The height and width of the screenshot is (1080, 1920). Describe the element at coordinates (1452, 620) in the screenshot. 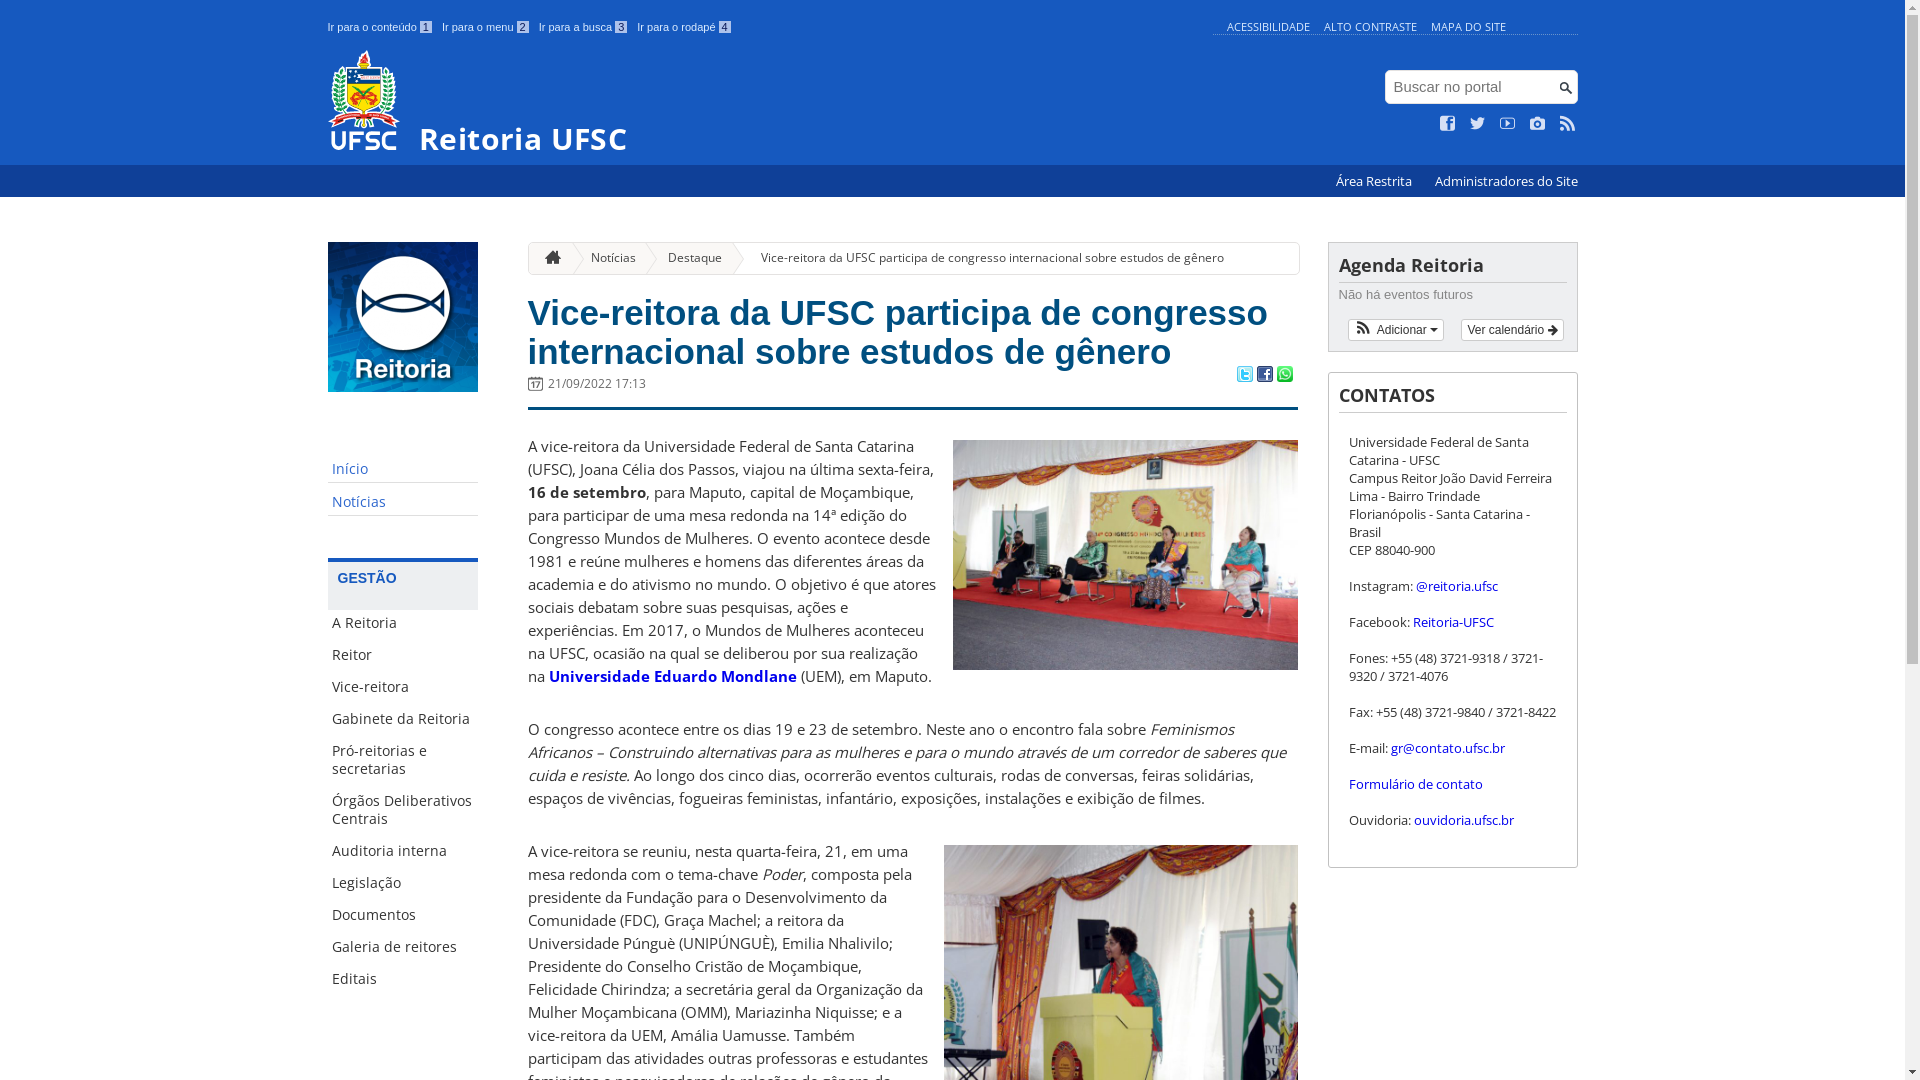

I see `'Reitoria-UFSC'` at that location.